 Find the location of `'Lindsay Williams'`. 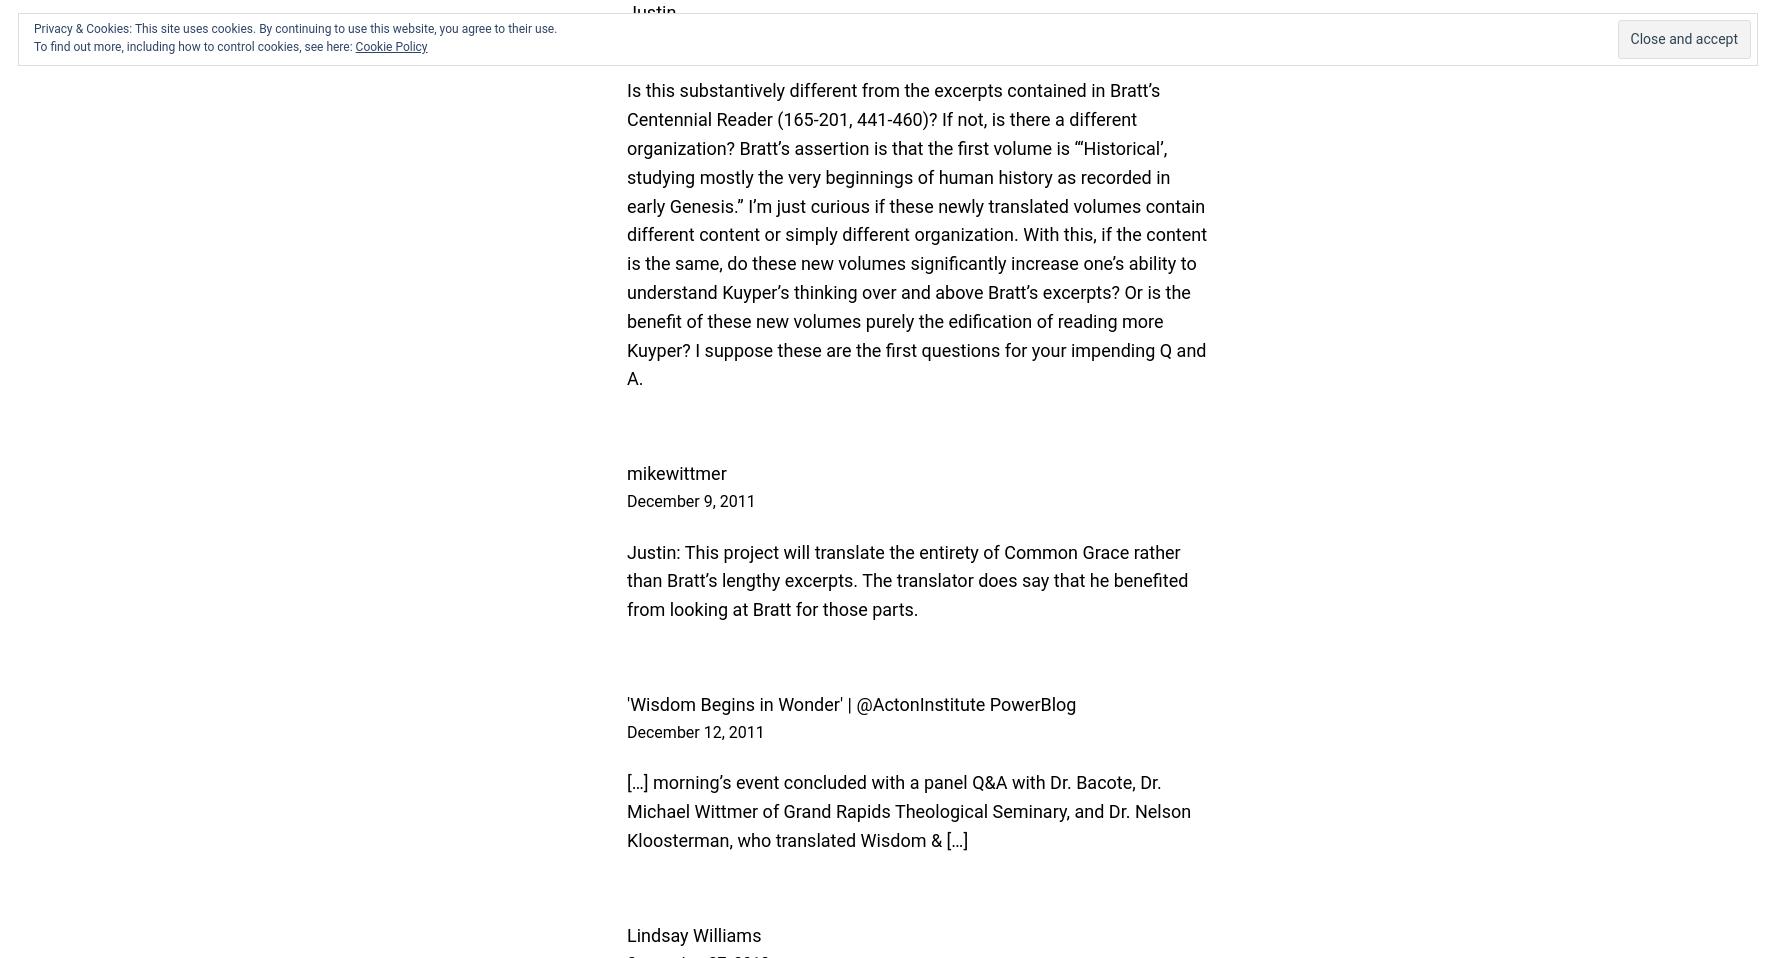

'Lindsay Williams' is located at coordinates (694, 934).